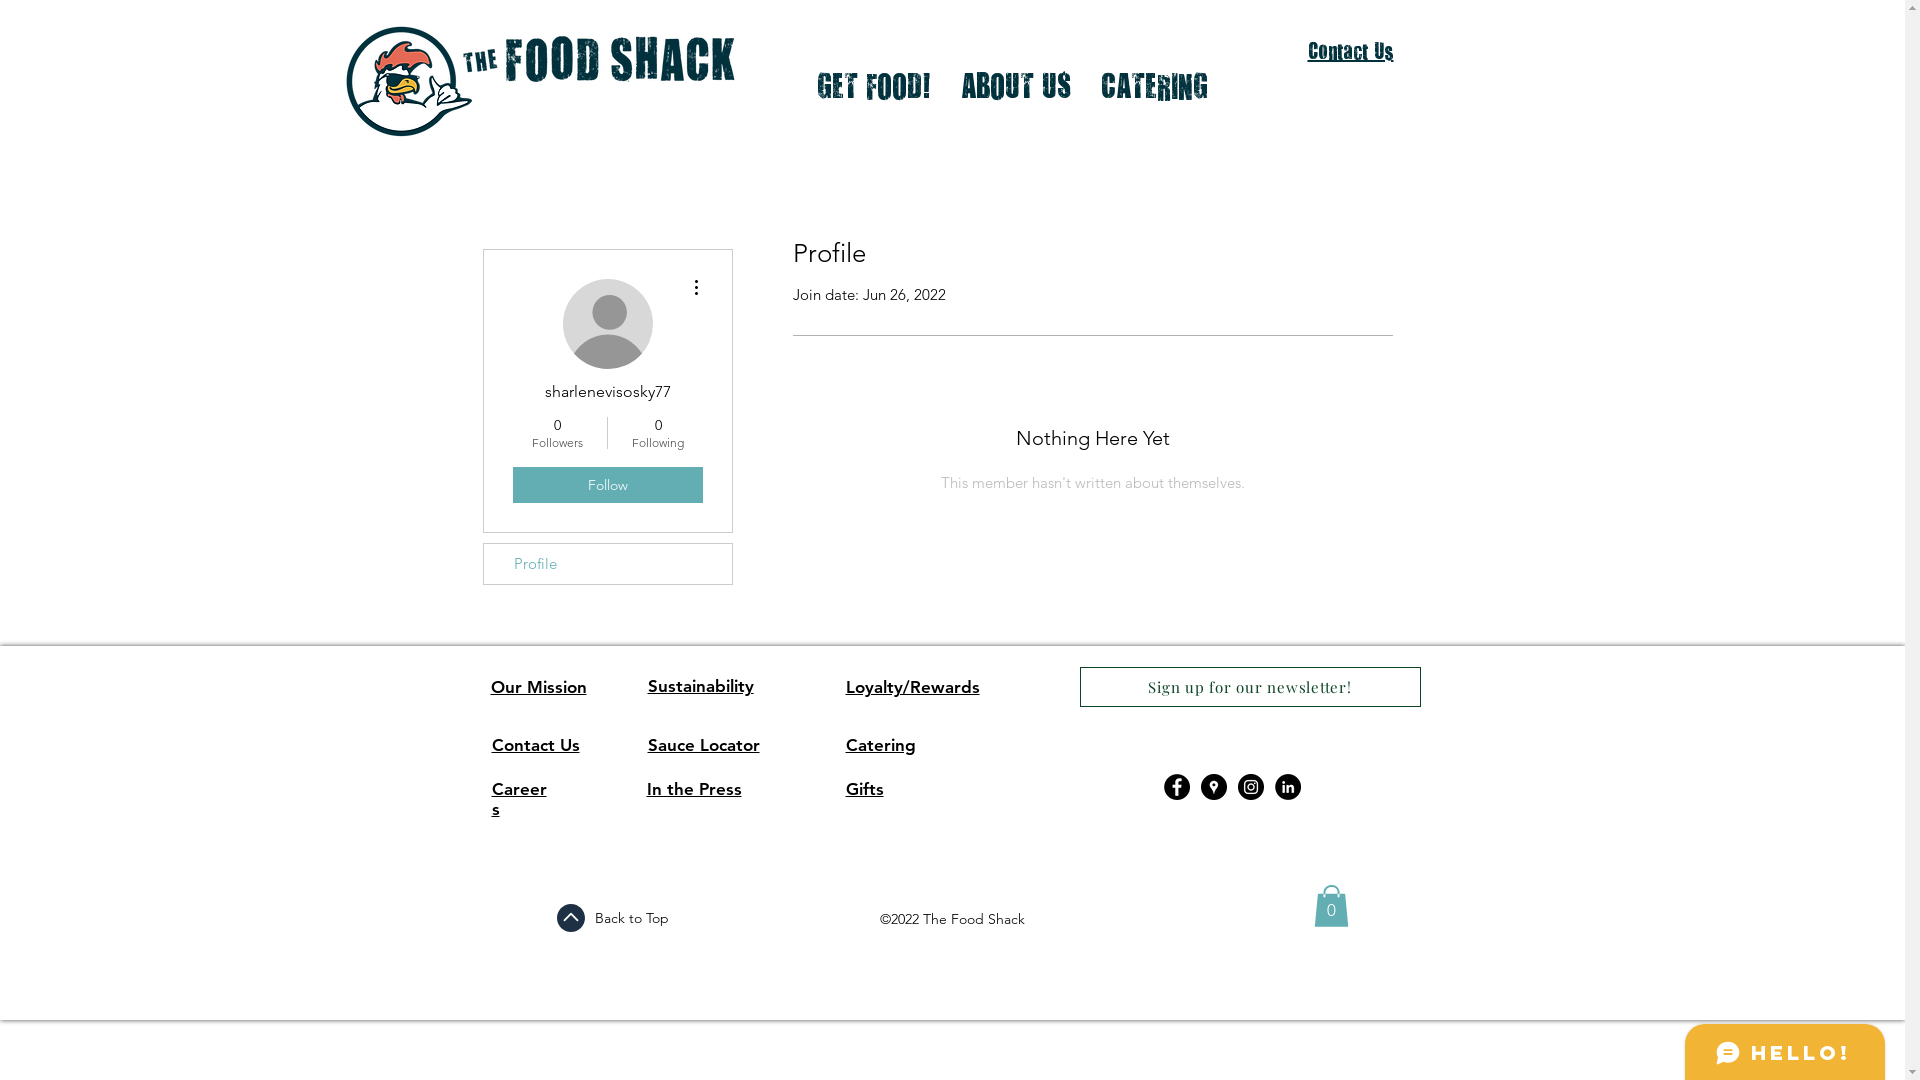 Image resolution: width=1920 pixels, height=1080 pixels. I want to click on 'CATERING', so click(1154, 84).